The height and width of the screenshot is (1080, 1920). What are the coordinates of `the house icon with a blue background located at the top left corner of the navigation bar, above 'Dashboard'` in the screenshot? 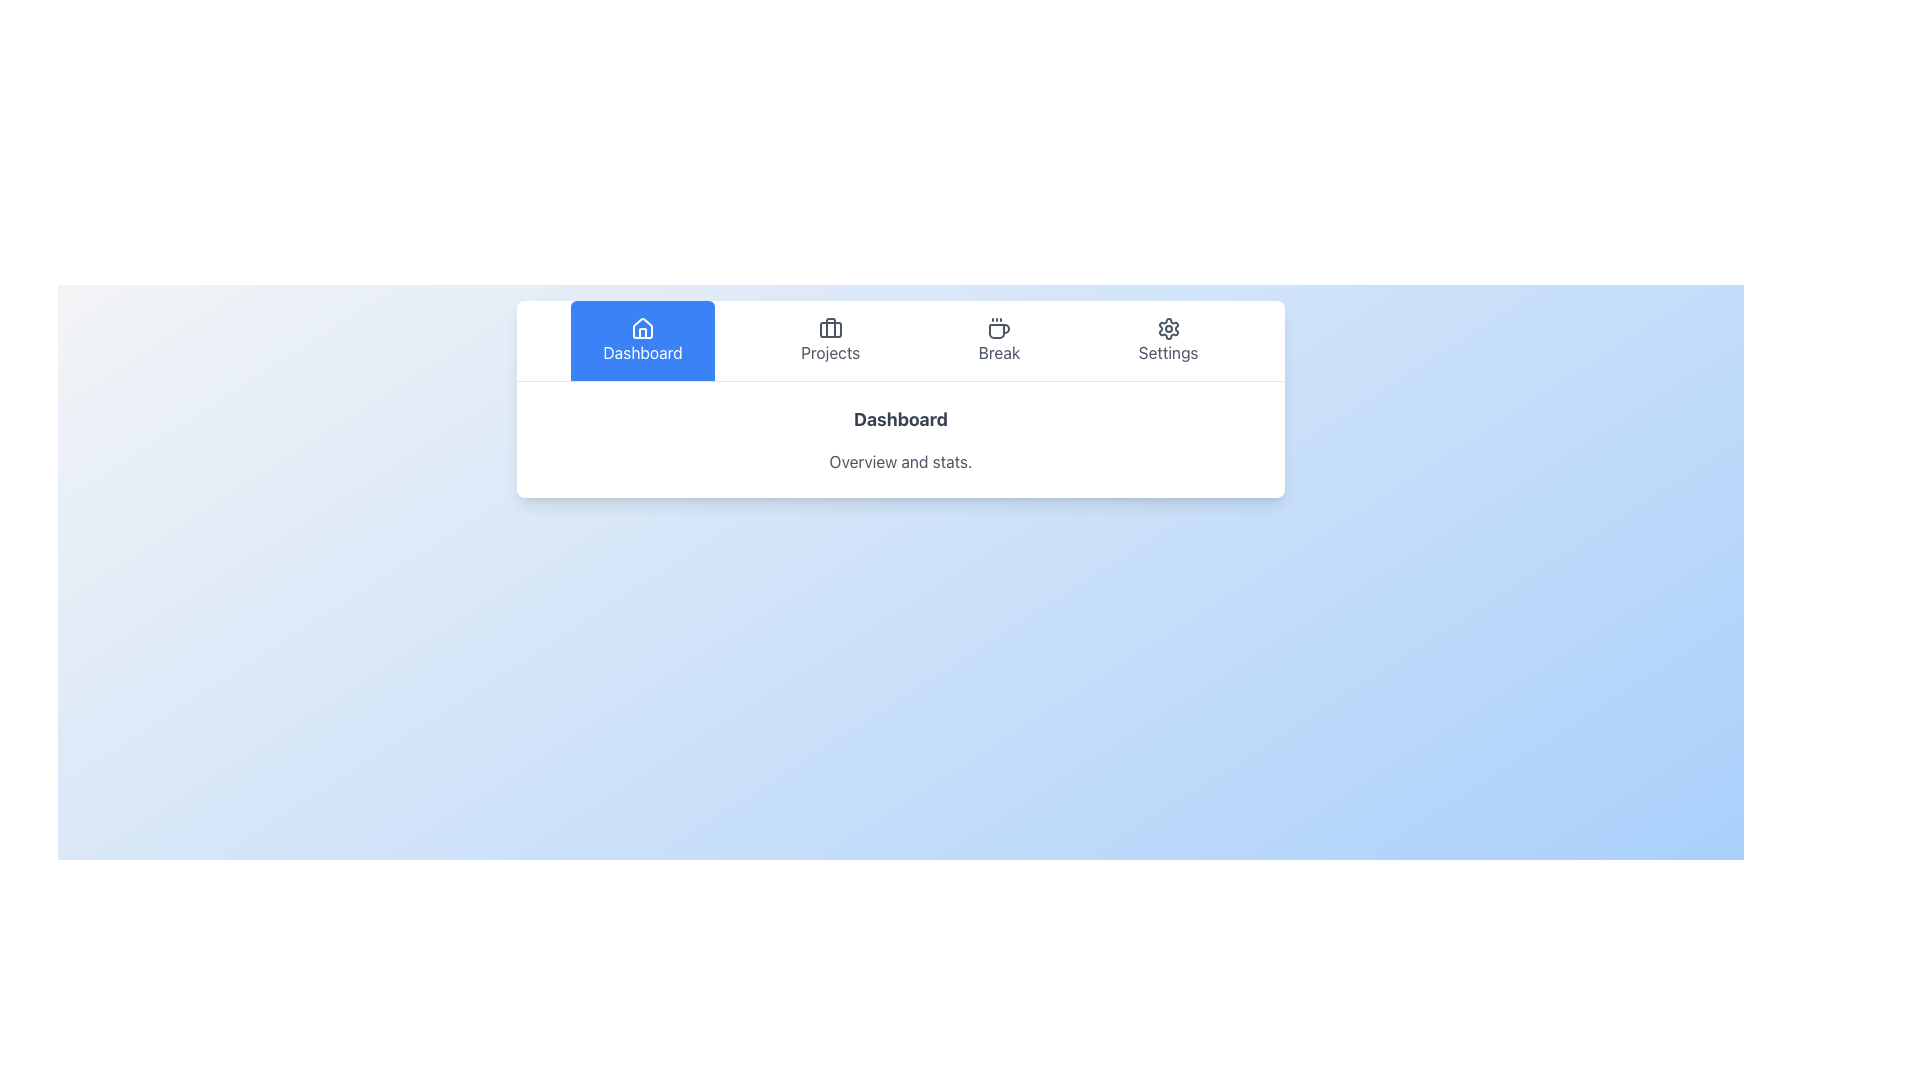 It's located at (643, 327).